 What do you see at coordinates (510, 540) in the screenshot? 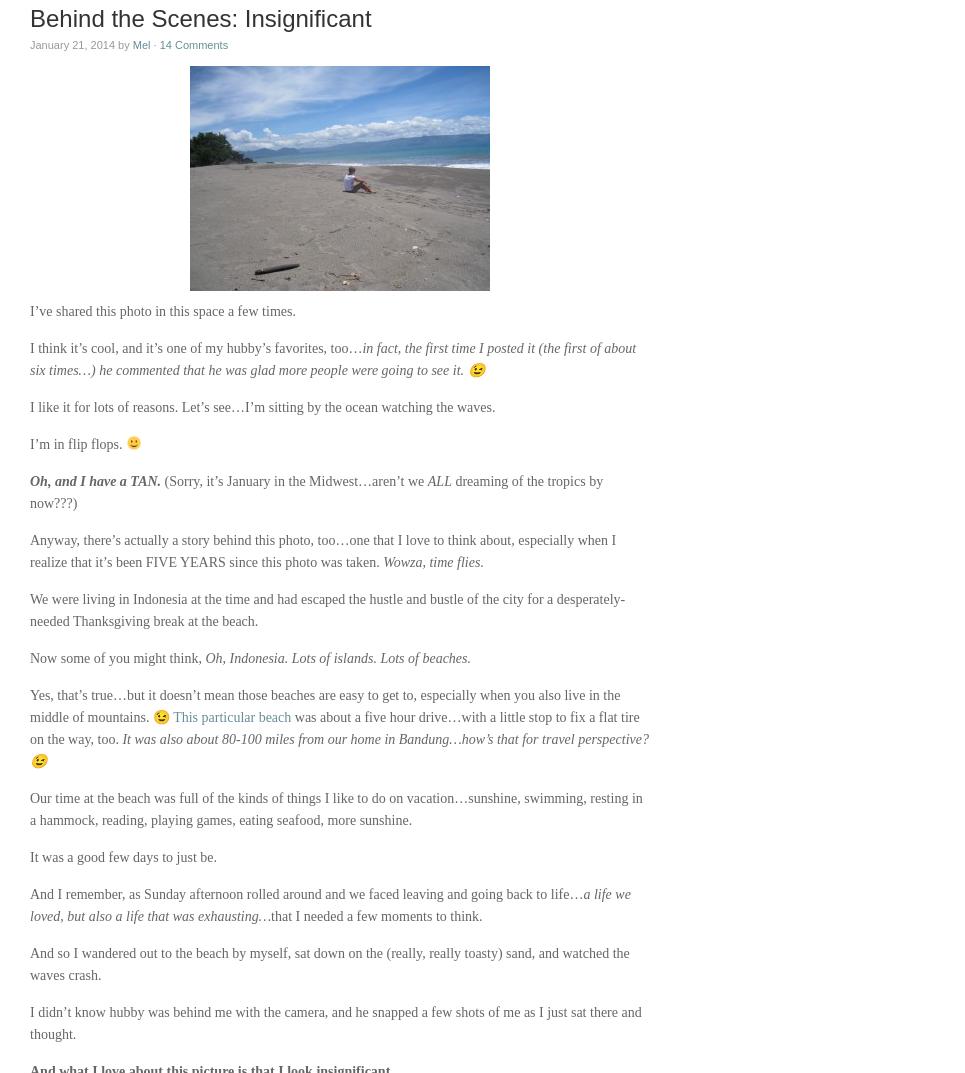
I see `','` at bounding box center [510, 540].